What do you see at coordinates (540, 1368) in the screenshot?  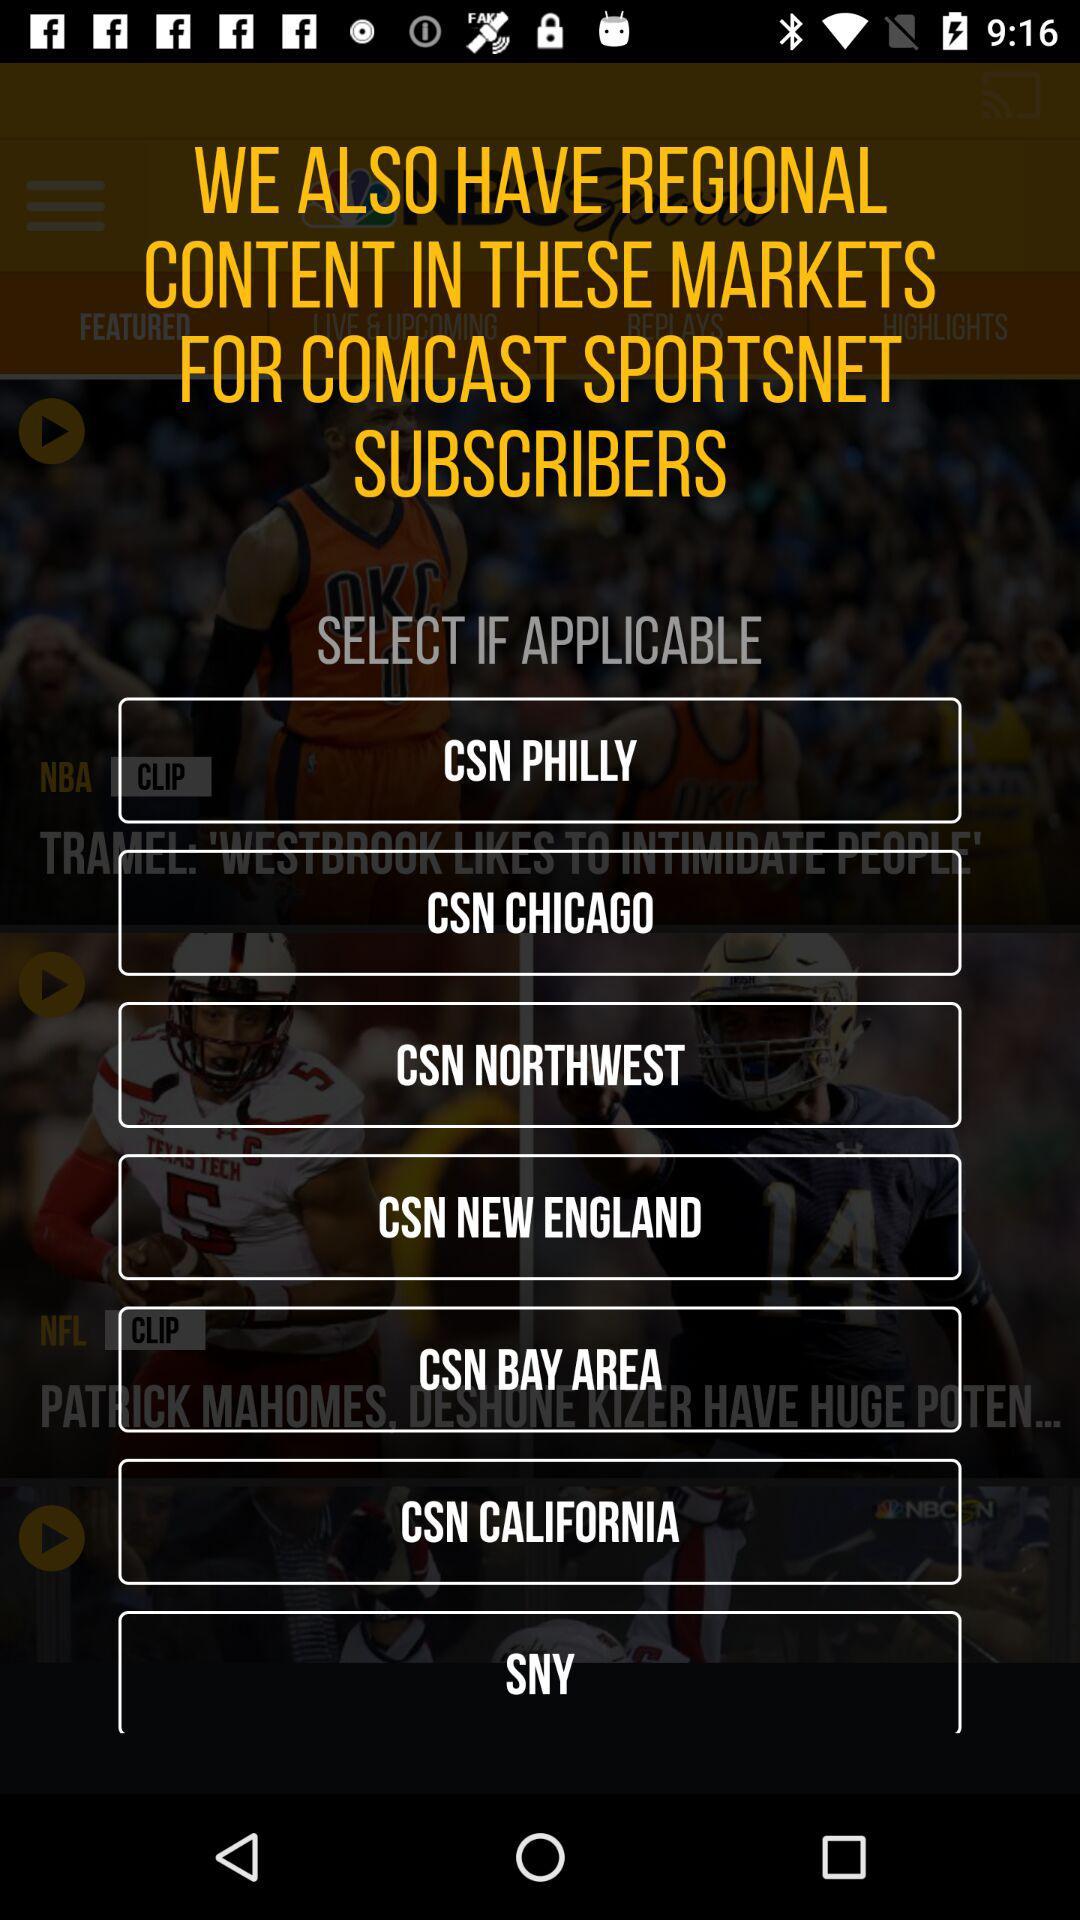 I see `csn bay area item` at bounding box center [540, 1368].